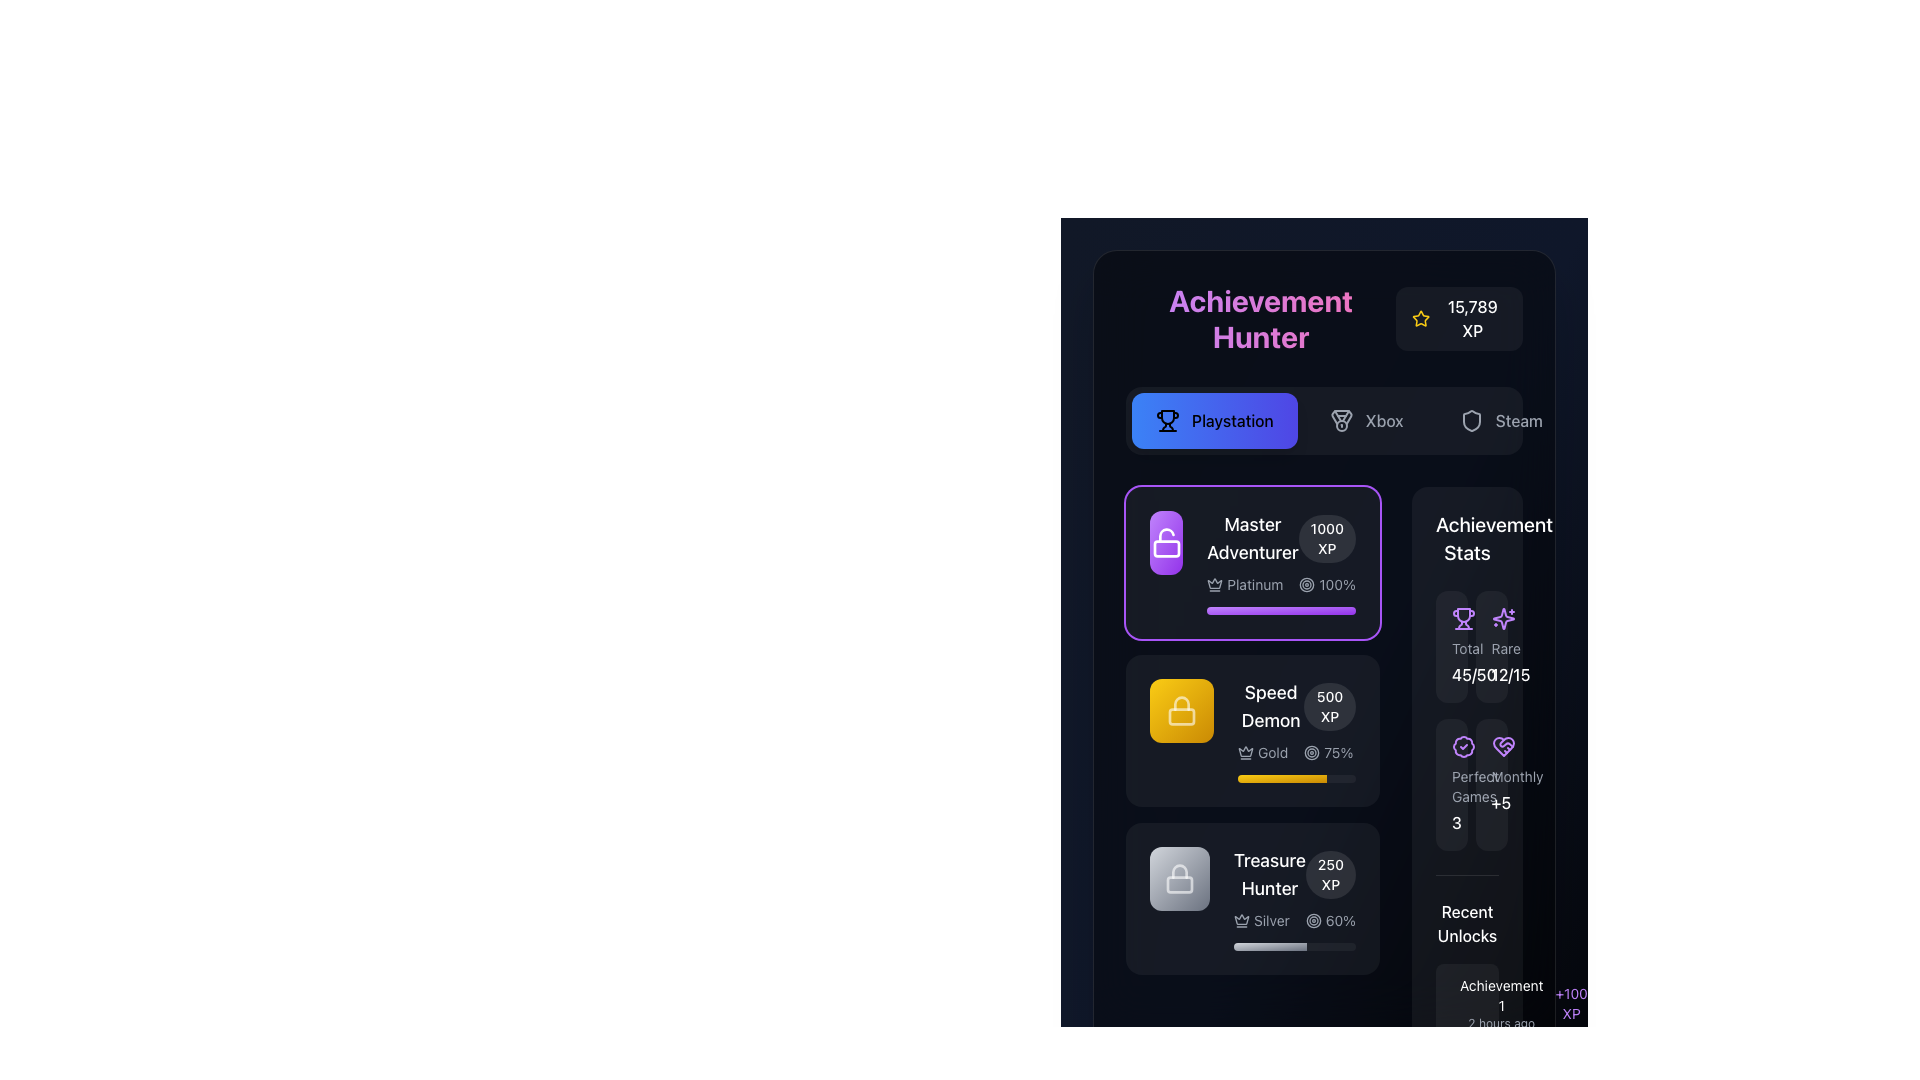  What do you see at coordinates (1251, 563) in the screenshot?
I see `the first Achievement card titled 'Master Adventurer', which features a rounded-rectangle shape with a dark background, a gradient purple icon on the left, and text in white and gray hues in the center` at bounding box center [1251, 563].